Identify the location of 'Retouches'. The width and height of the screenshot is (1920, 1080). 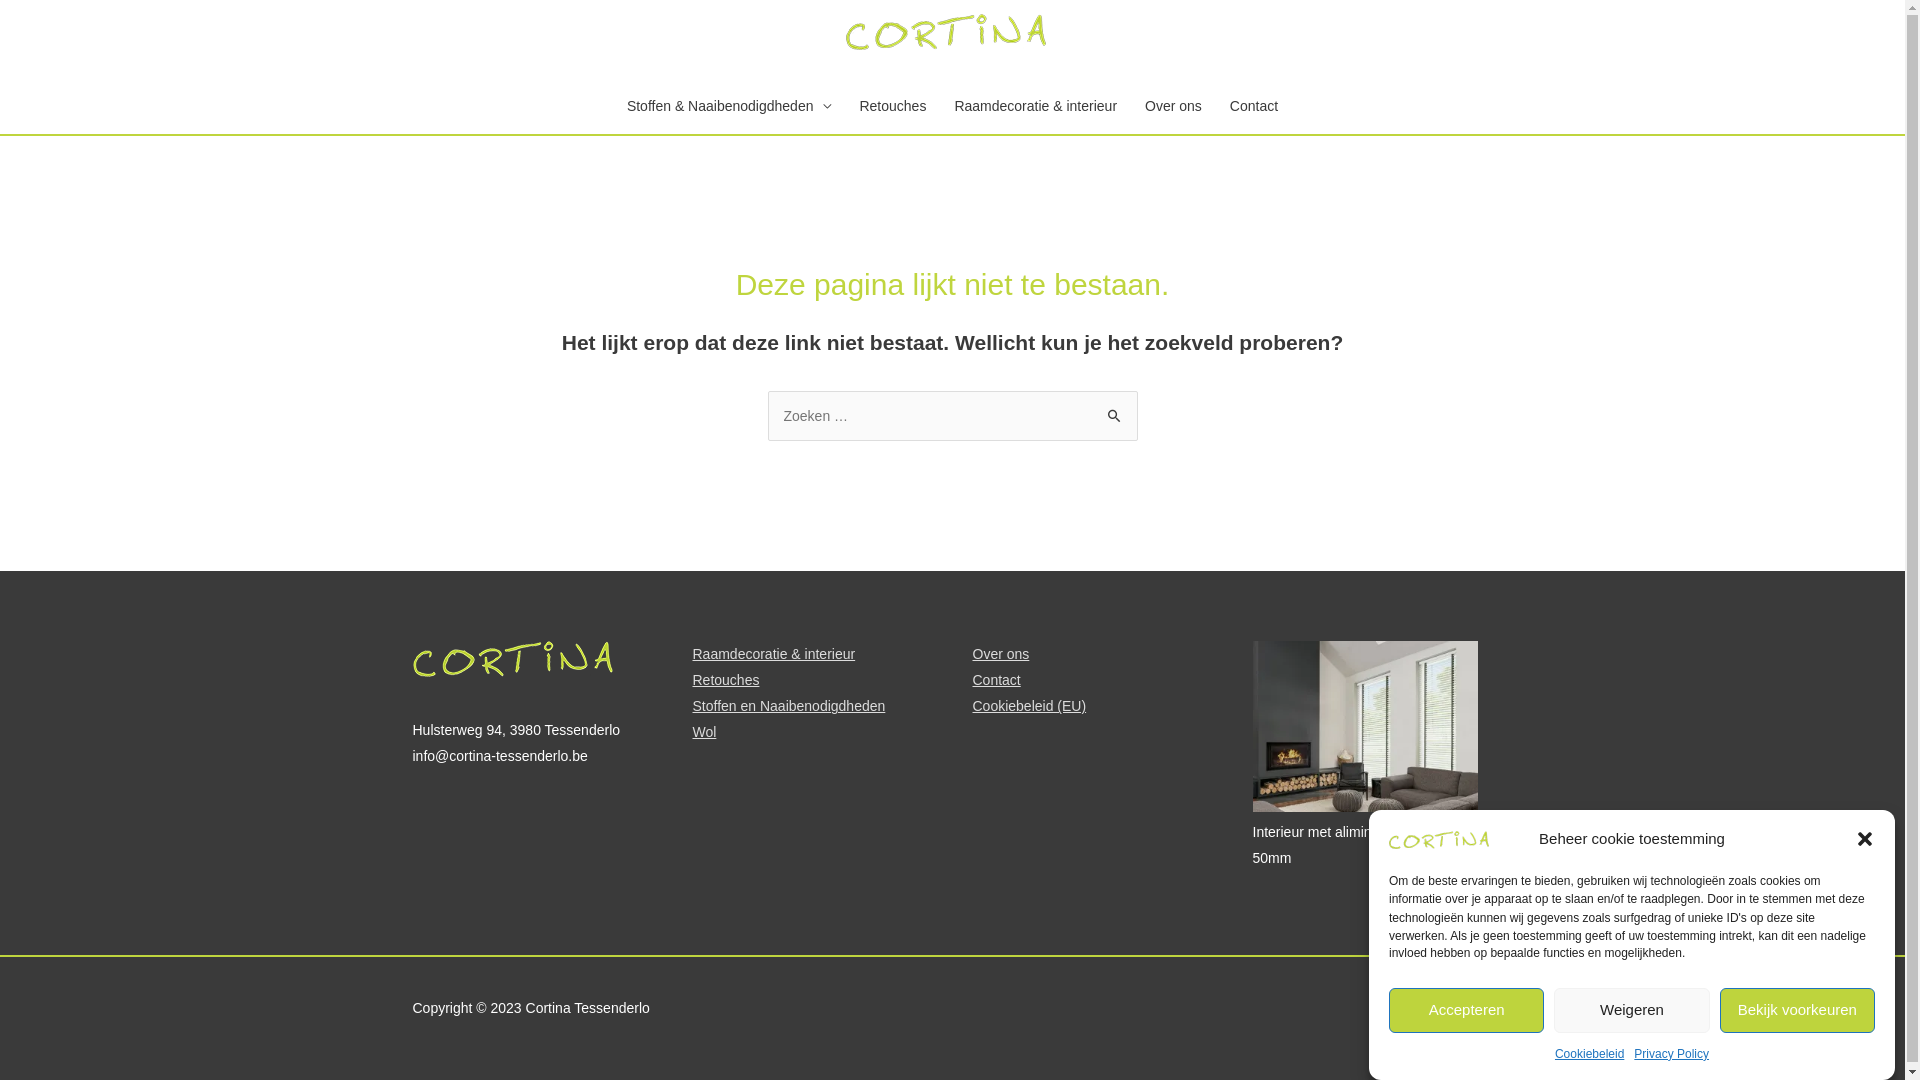
(891, 105).